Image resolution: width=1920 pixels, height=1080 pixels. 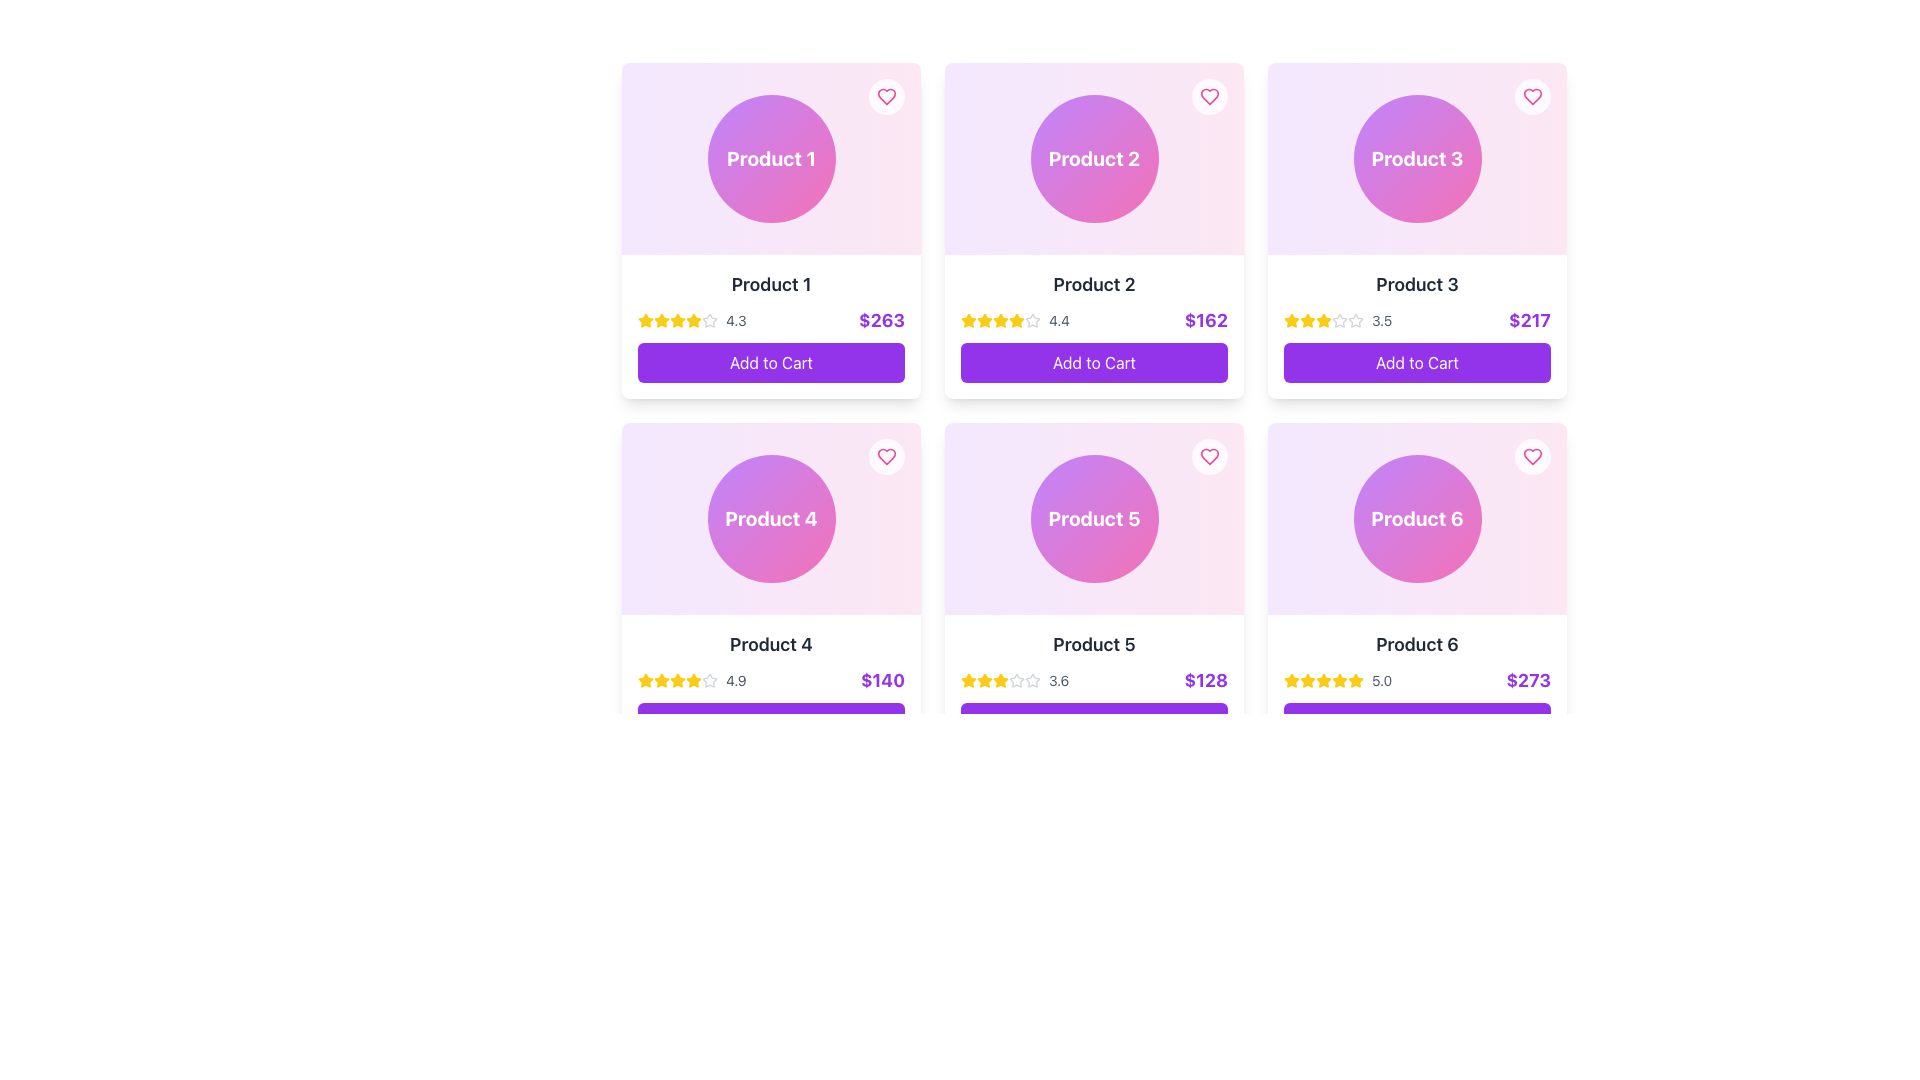 What do you see at coordinates (984, 319) in the screenshot?
I see `the third star icon in the 5-star rating component below the title 'Product 2' in the second product card of the first row to interact with its underlying function` at bounding box center [984, 319].